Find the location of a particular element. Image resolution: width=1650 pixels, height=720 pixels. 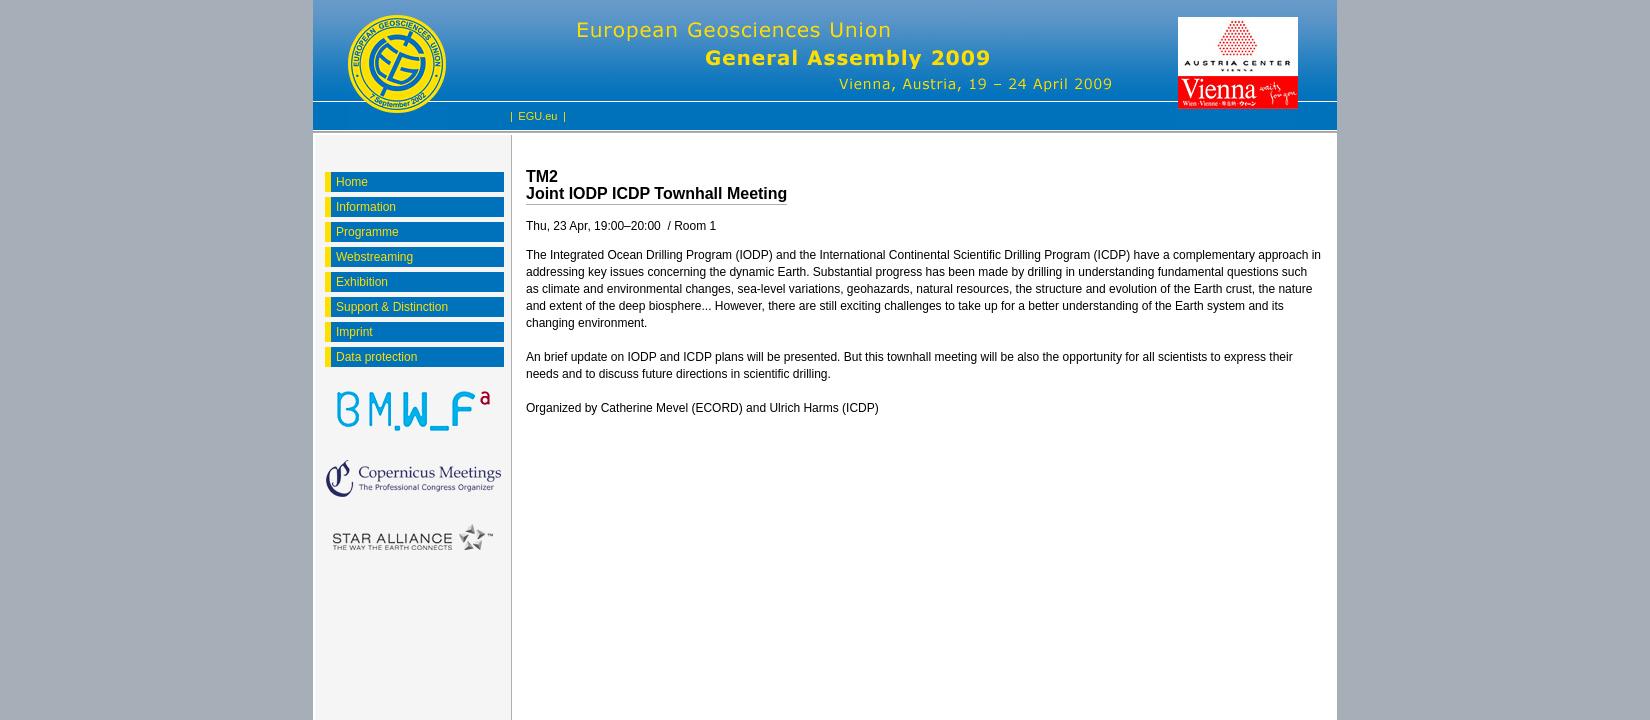

'/' is located at coordinates (665, 225).